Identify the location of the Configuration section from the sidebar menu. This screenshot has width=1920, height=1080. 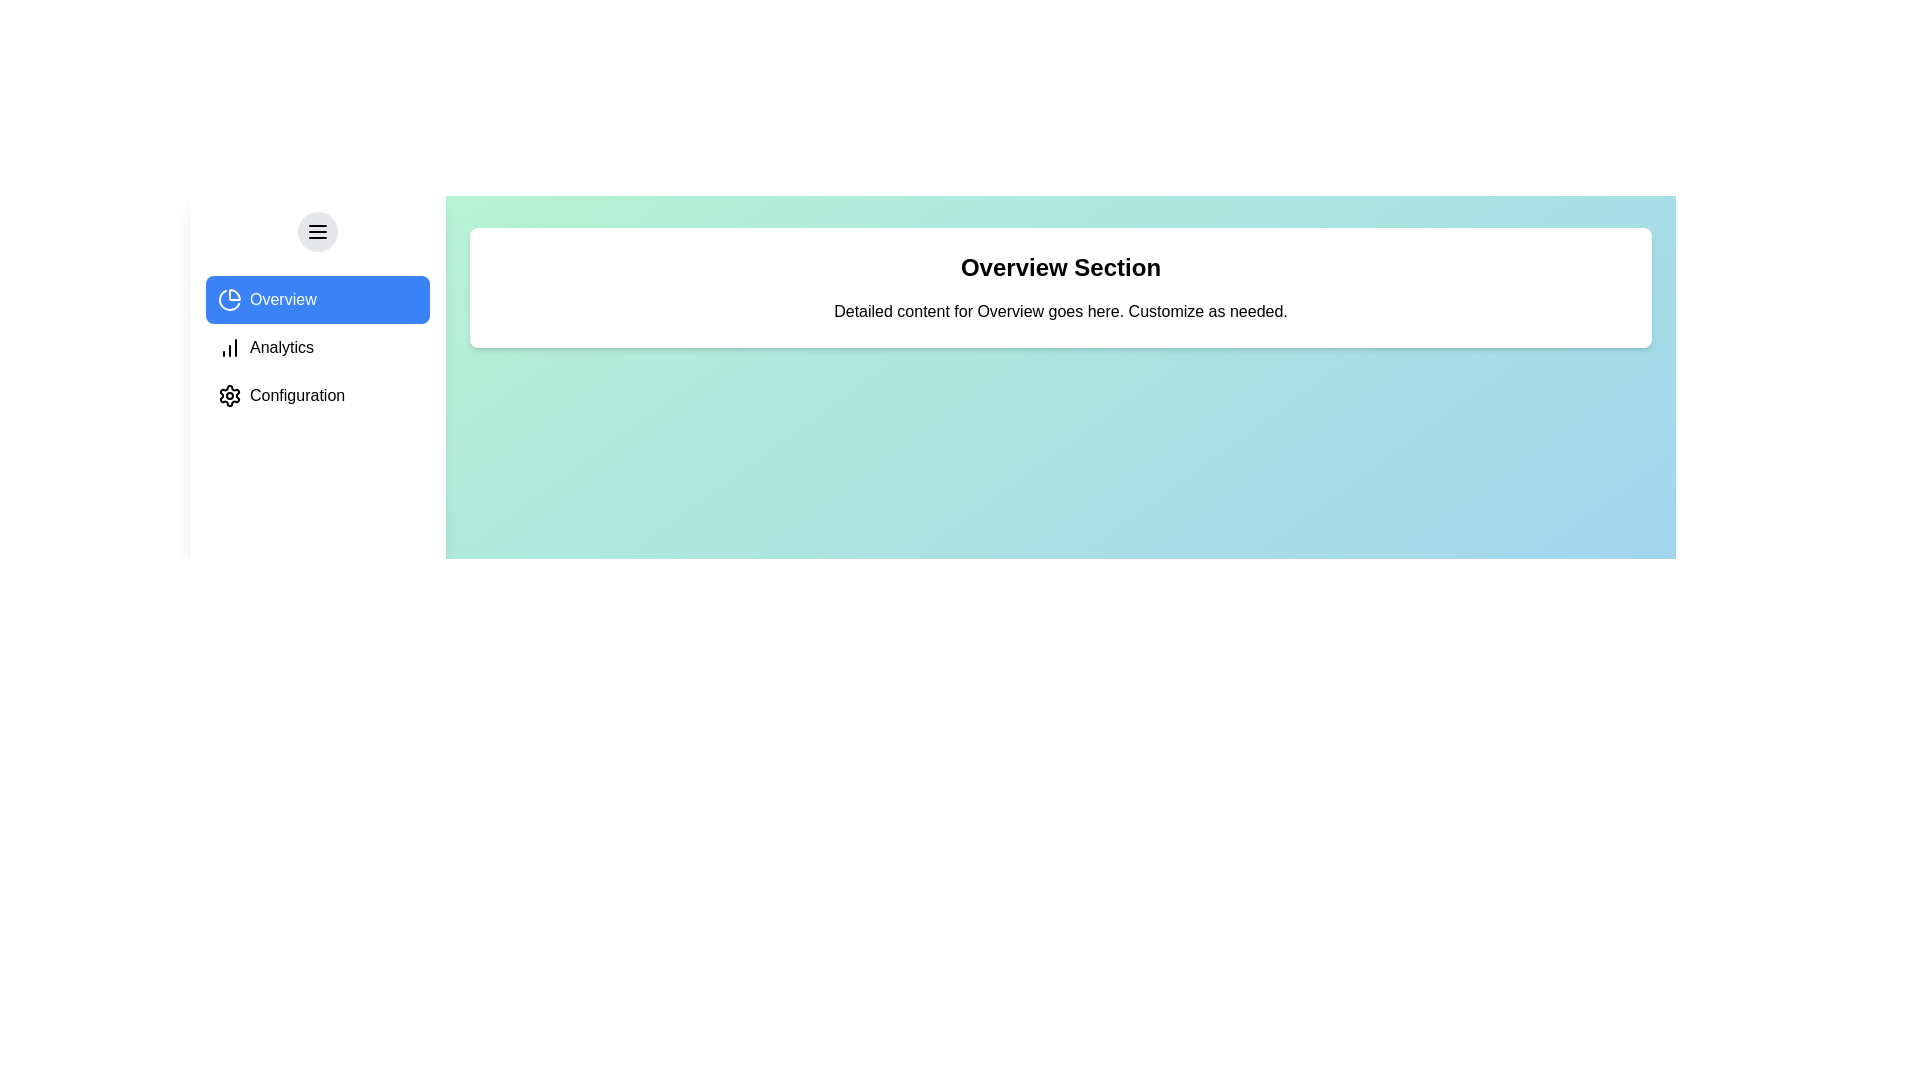
(316, 396).